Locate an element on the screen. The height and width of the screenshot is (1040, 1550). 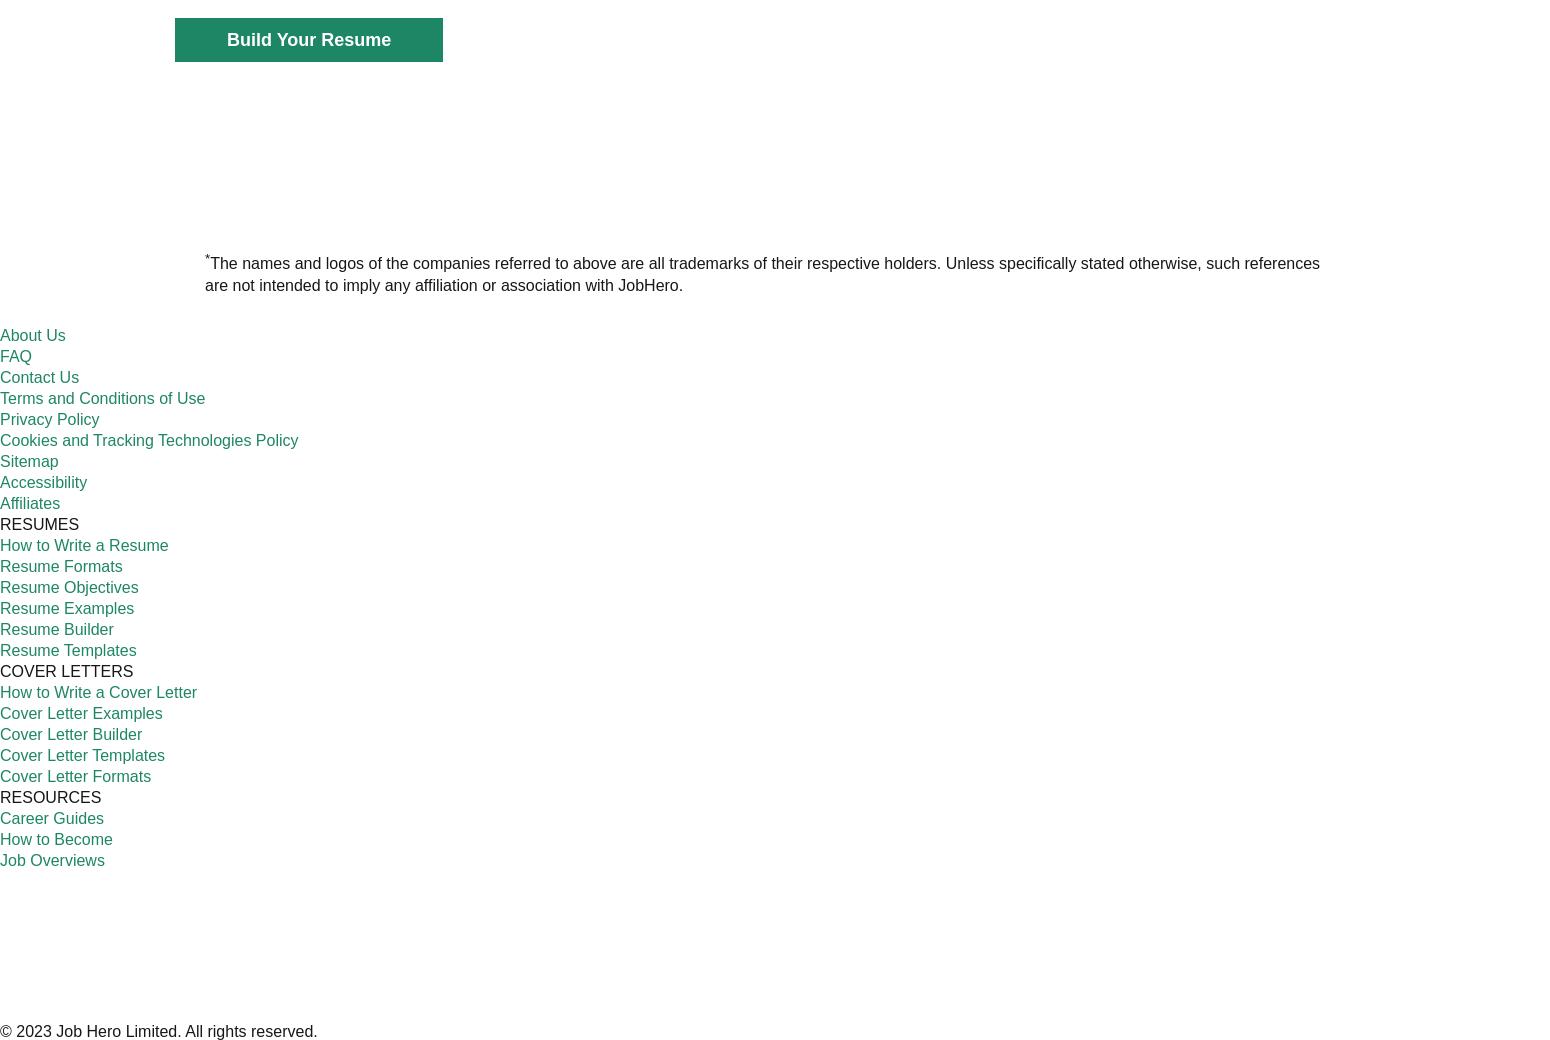
'QA Manager Examples' is located at coordinates (704, 410).